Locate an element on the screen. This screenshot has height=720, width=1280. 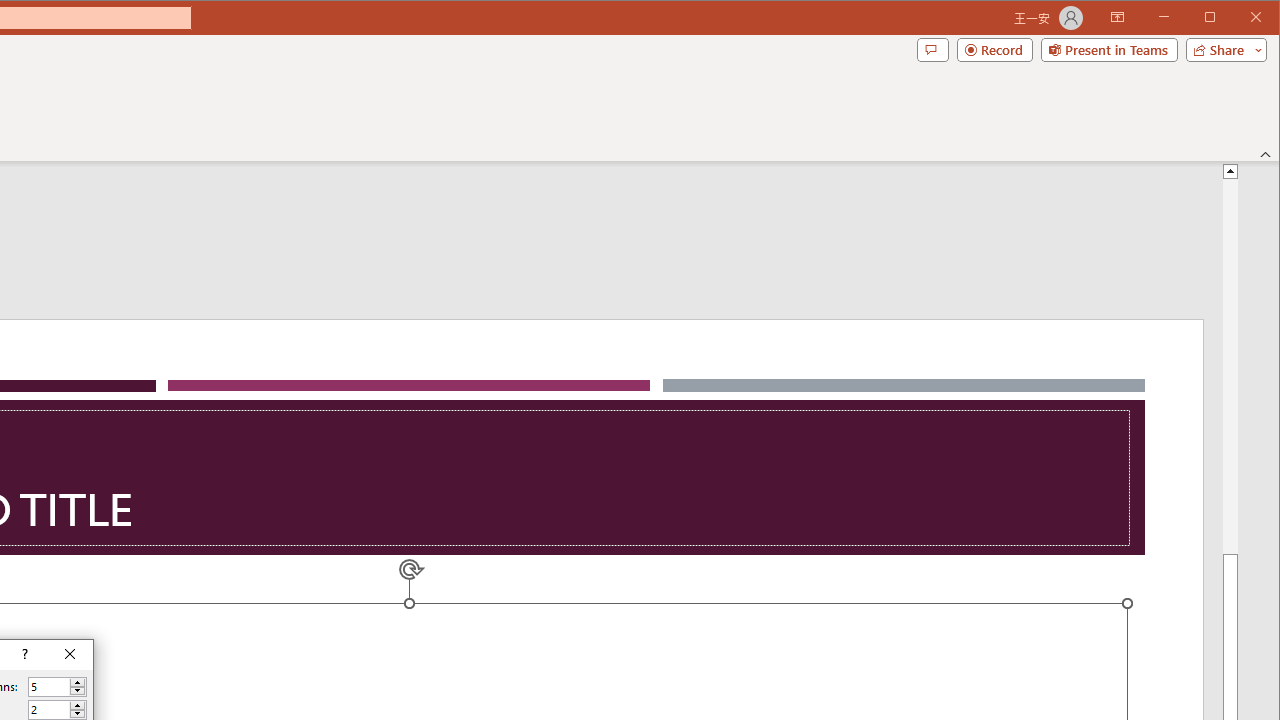
'Maximize' is located at coordinates (1238, 19).